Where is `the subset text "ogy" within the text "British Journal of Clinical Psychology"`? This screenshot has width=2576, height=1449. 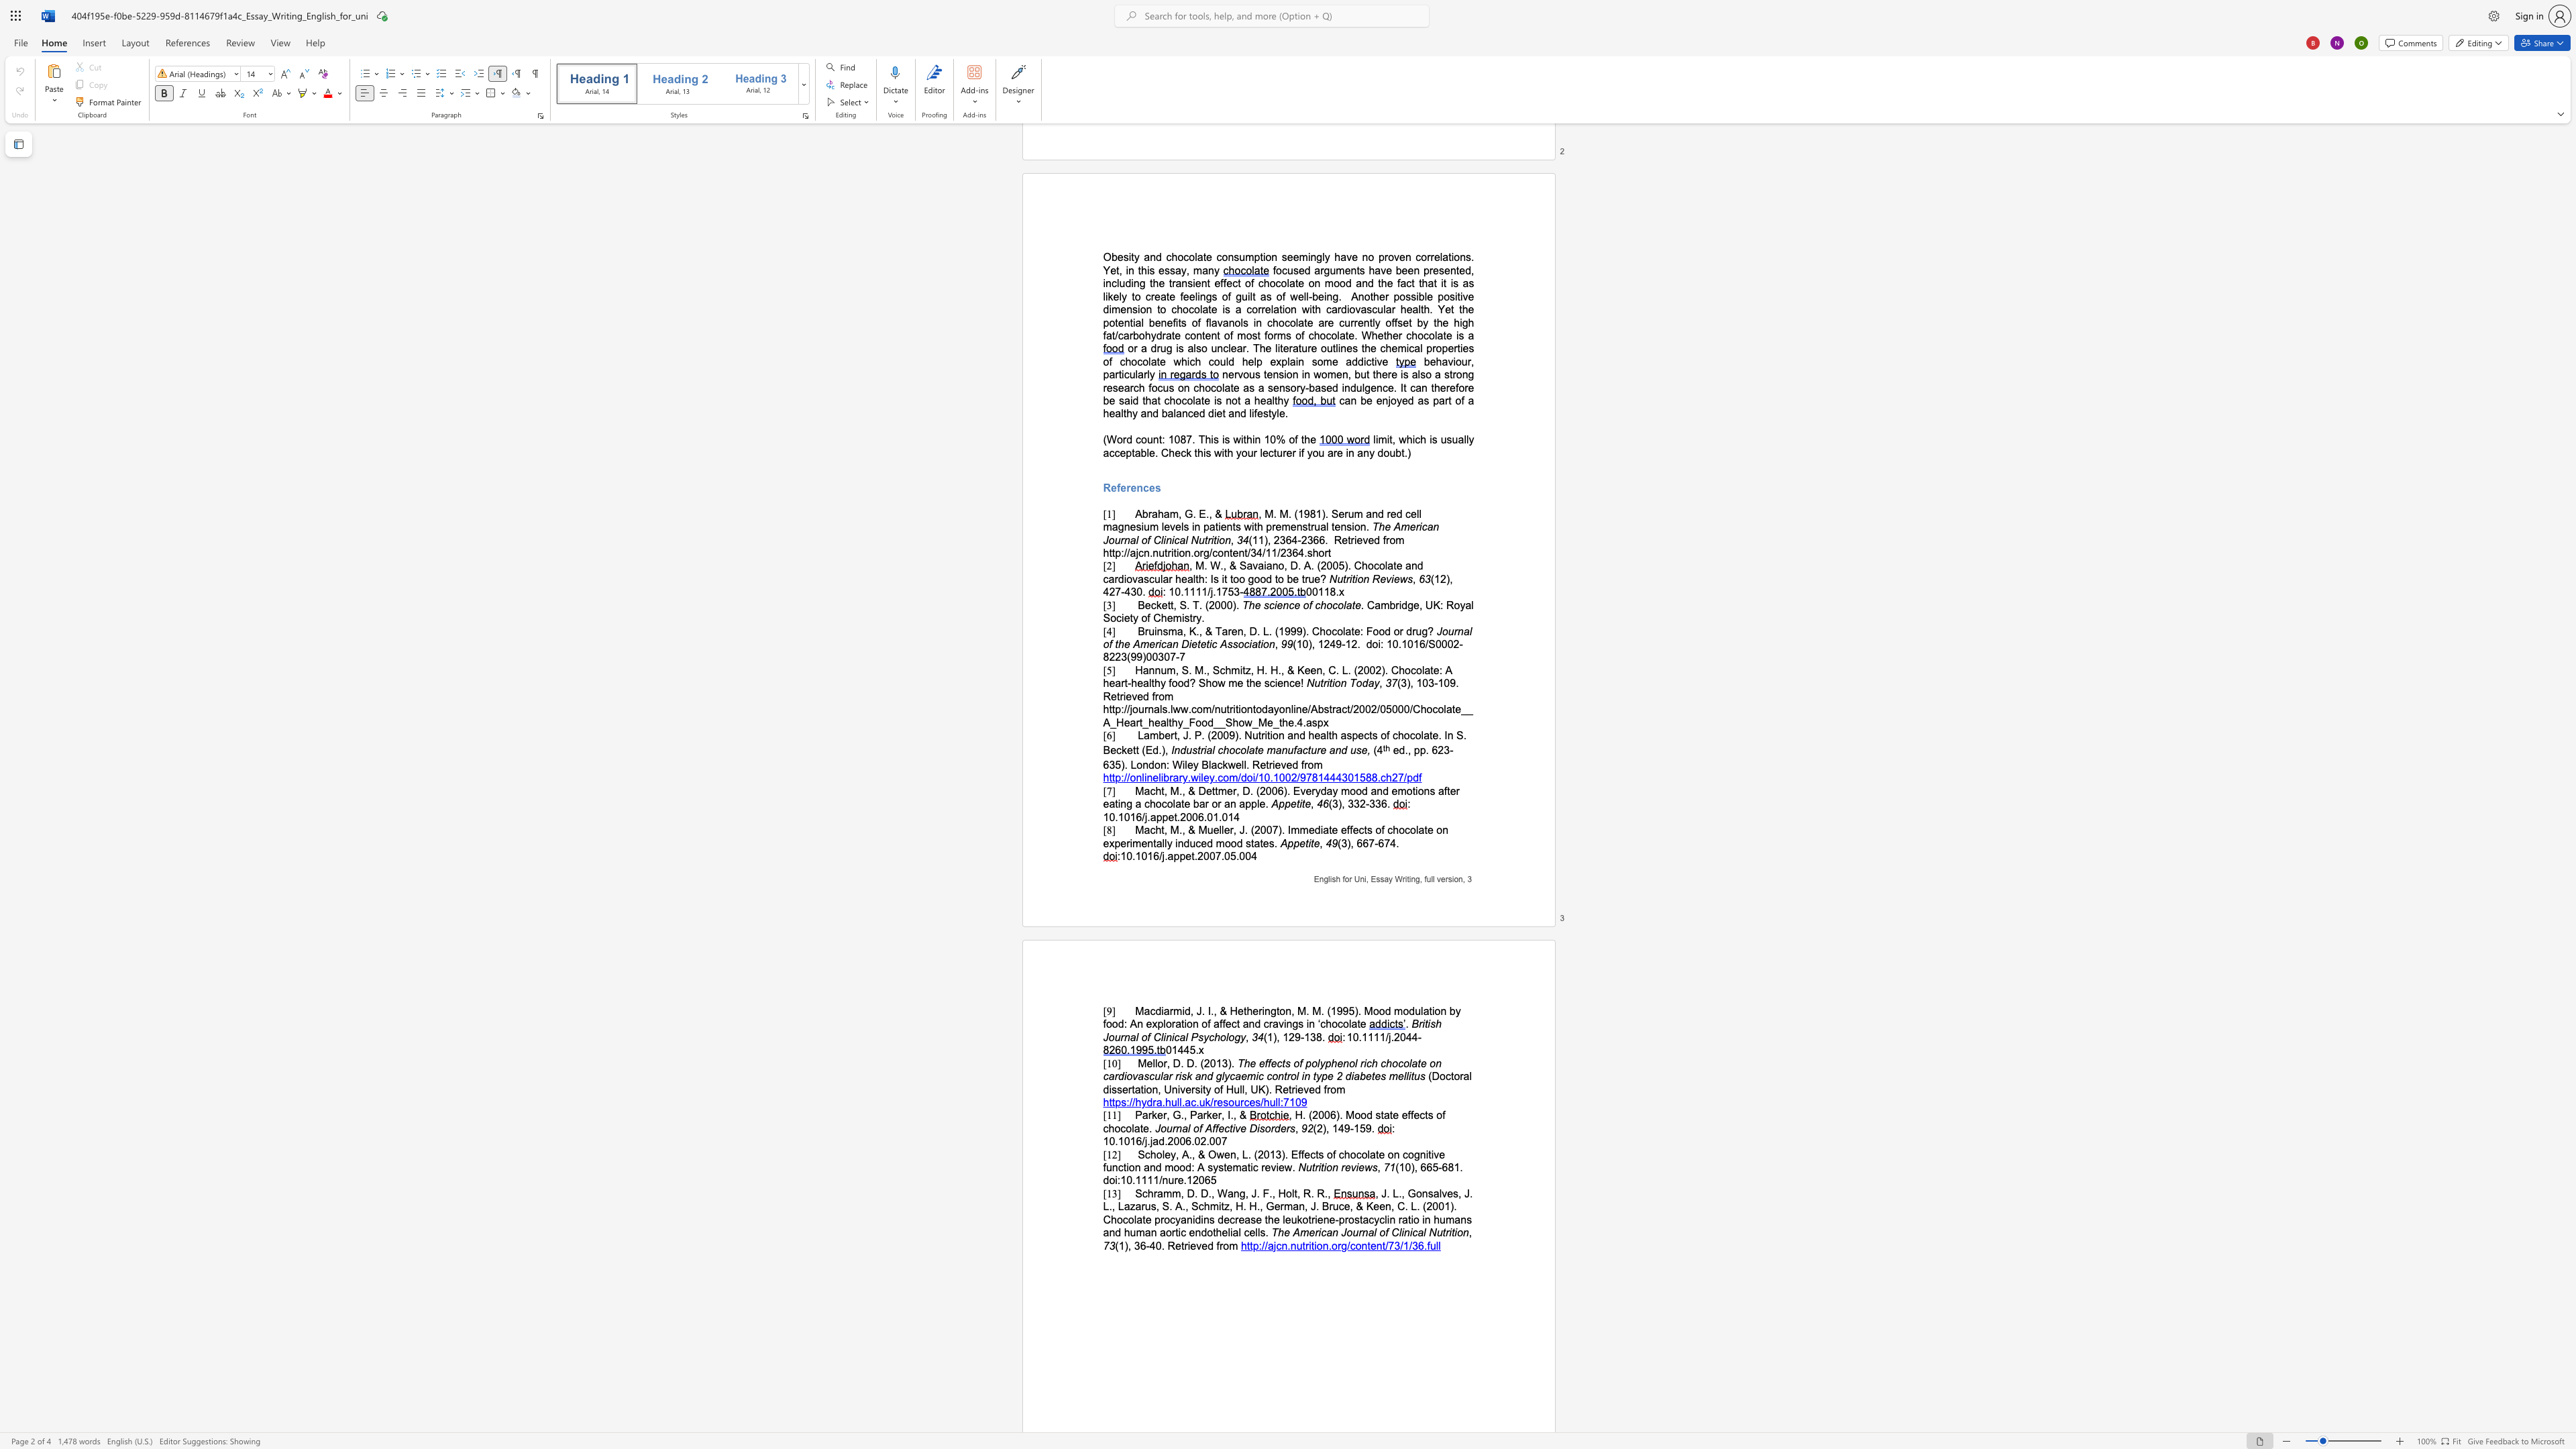
the subset text "ogy" within the text "British Journal of Clinical Psychology" is located at coordinates (1228, 1036).